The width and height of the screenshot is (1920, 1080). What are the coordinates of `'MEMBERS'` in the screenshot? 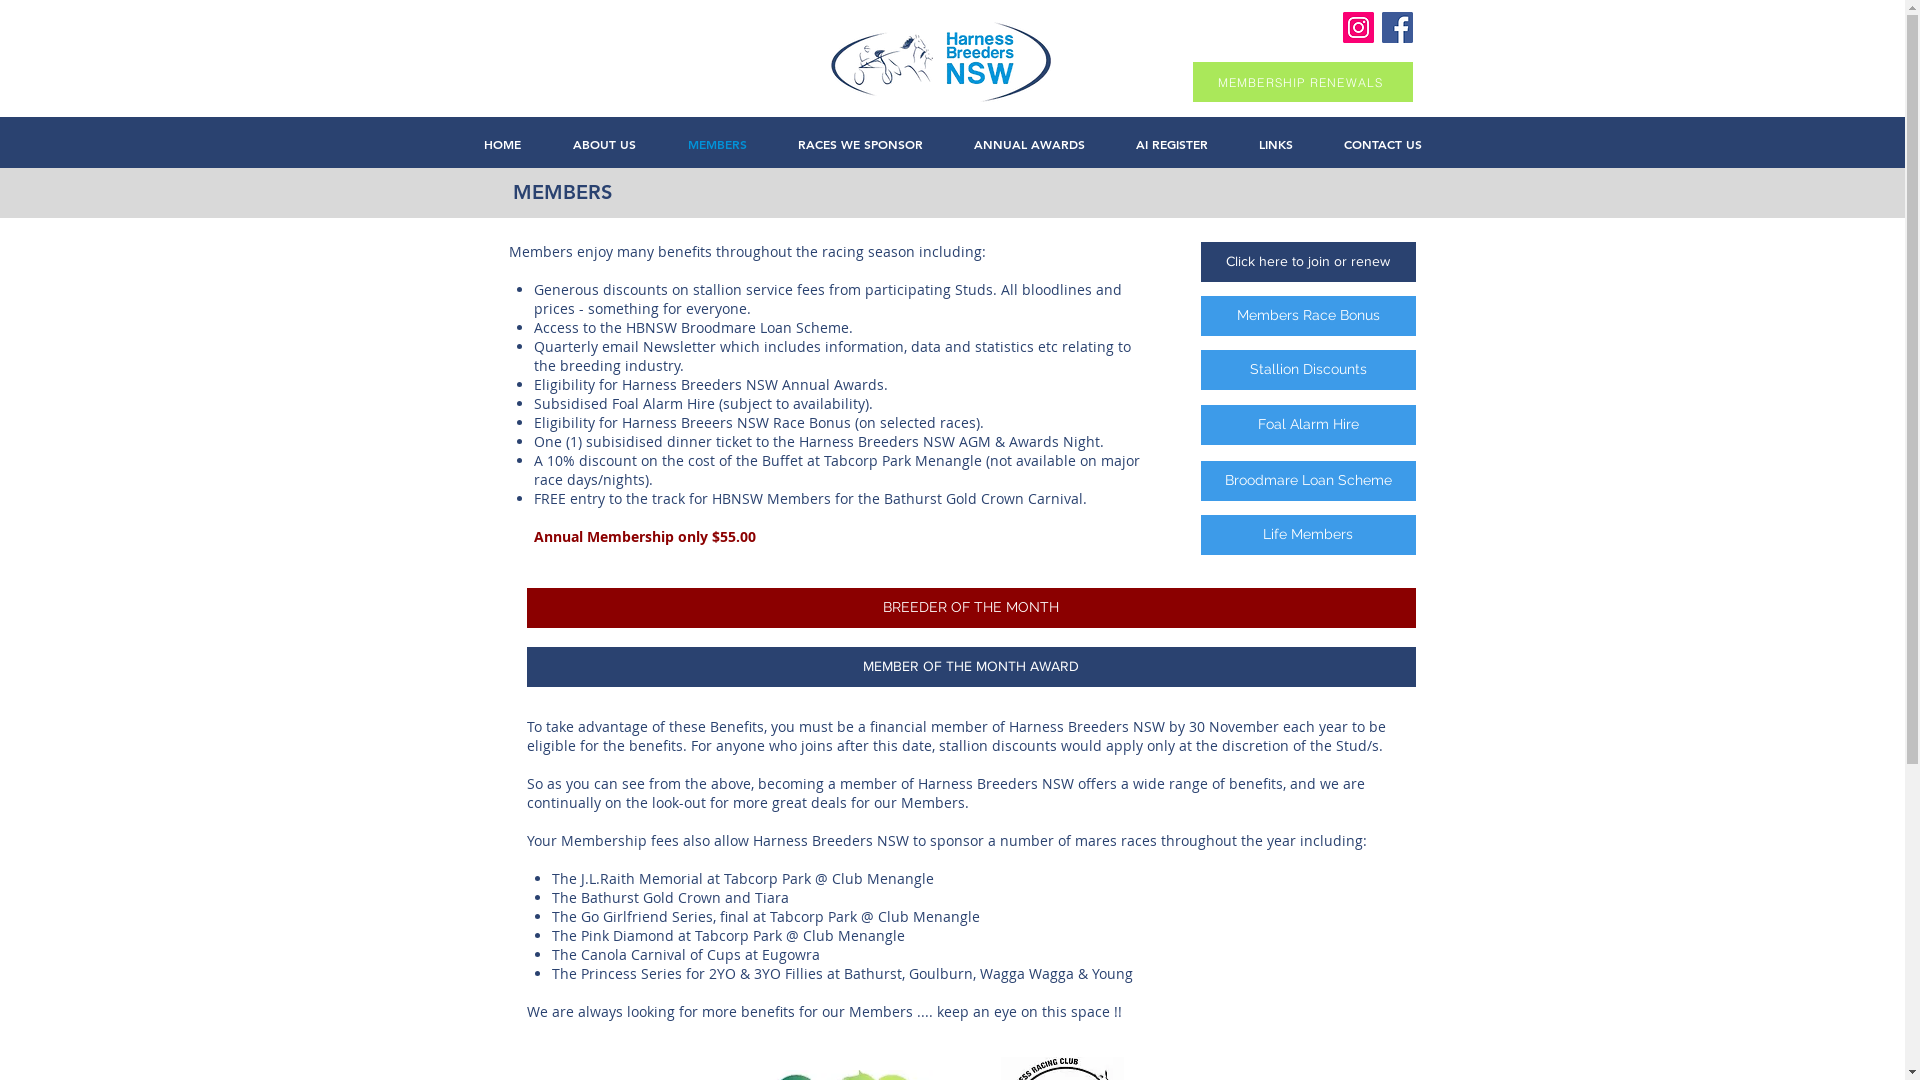 It's located at (717, 143).